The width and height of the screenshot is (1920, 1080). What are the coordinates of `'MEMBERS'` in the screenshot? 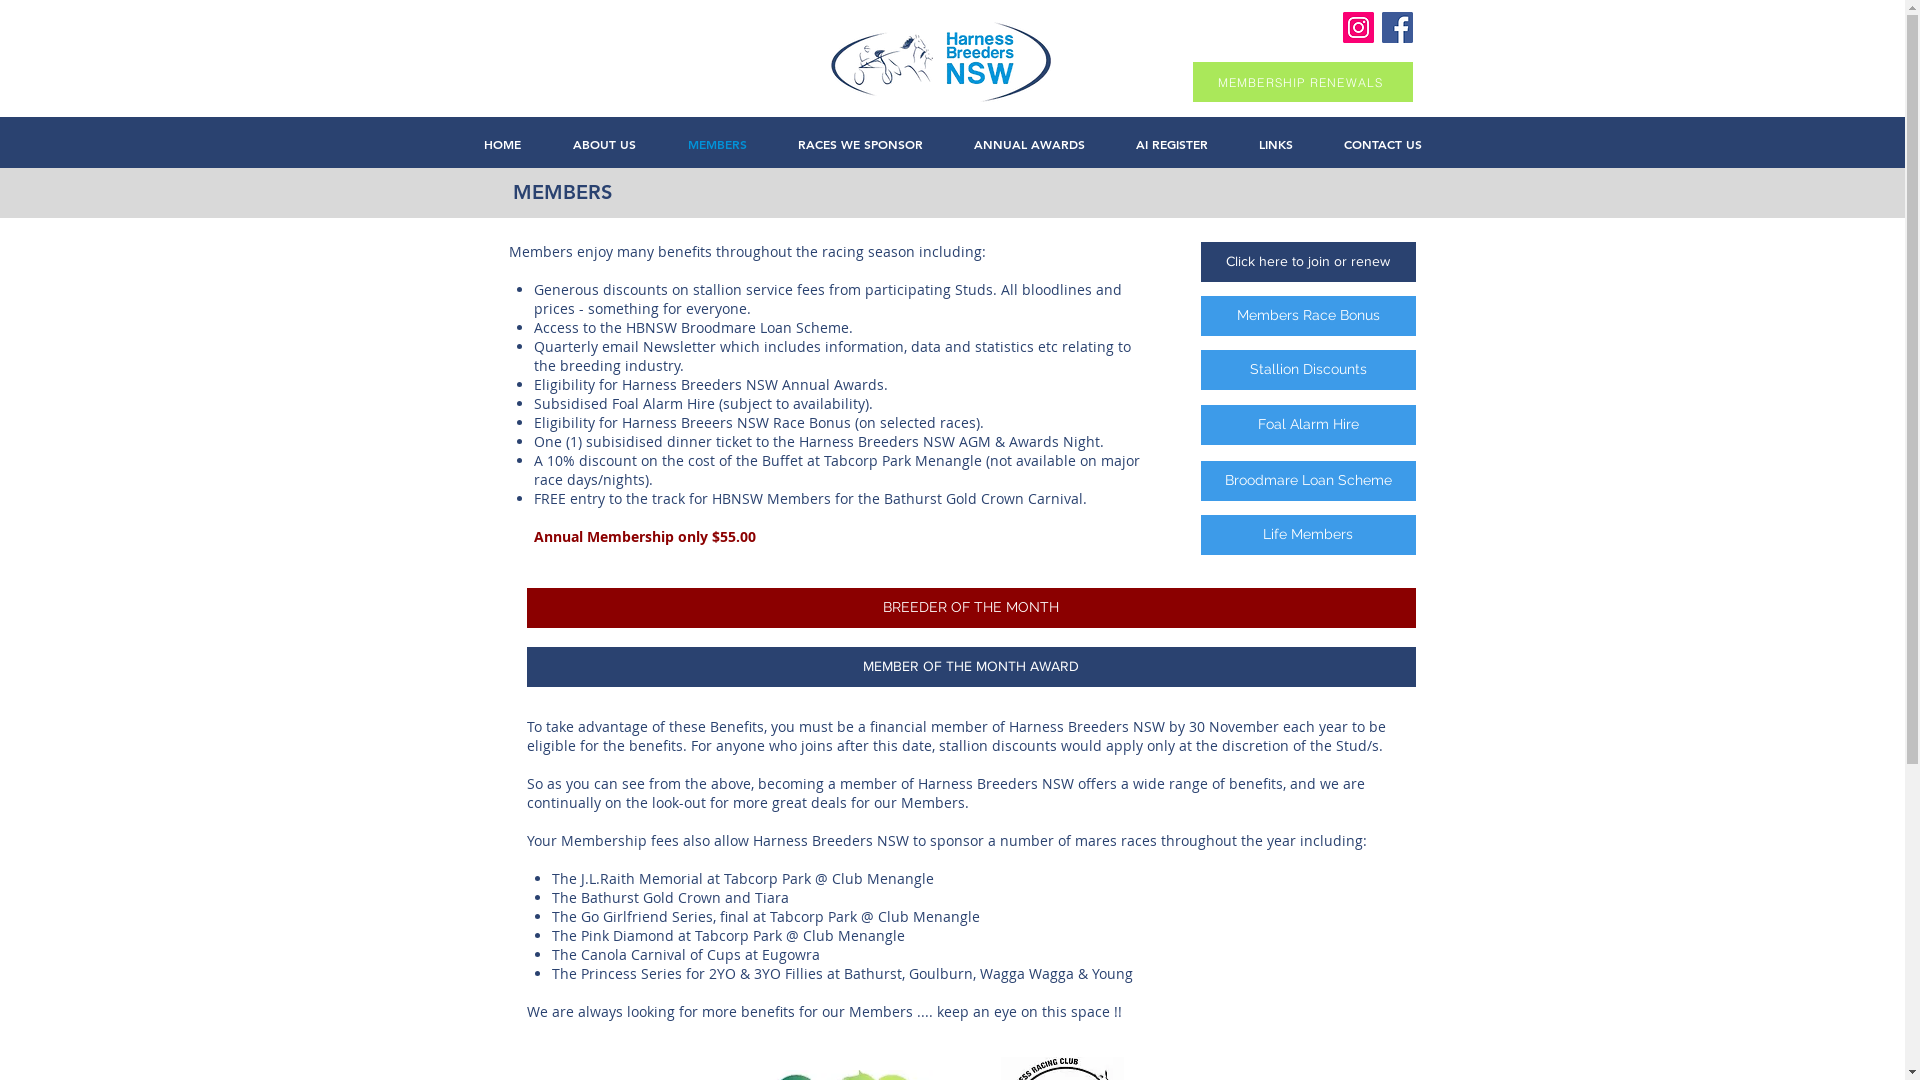 It's located at (717, 143).